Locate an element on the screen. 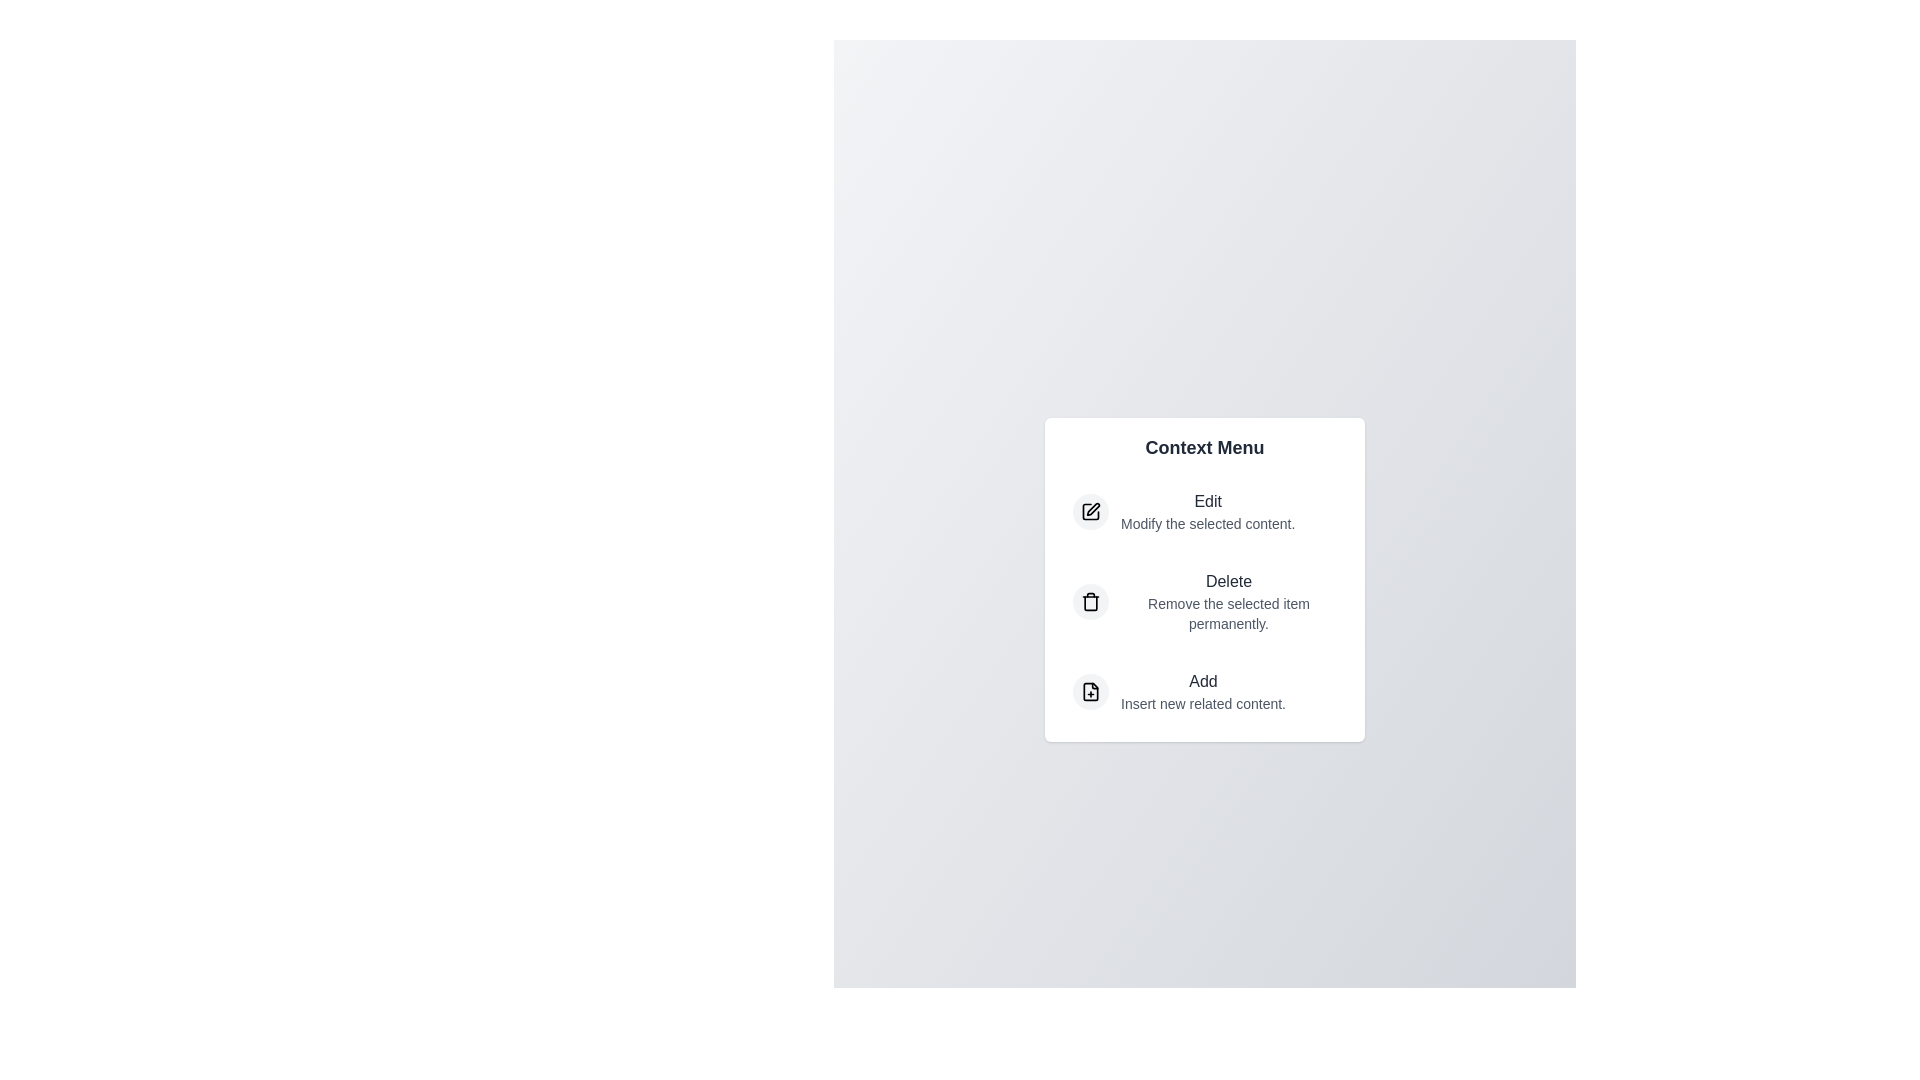 The height and width of the screenshot is (1080, 1920). the 'Delete' option in the context menu to remove content is located at coordinates (1203, 600).